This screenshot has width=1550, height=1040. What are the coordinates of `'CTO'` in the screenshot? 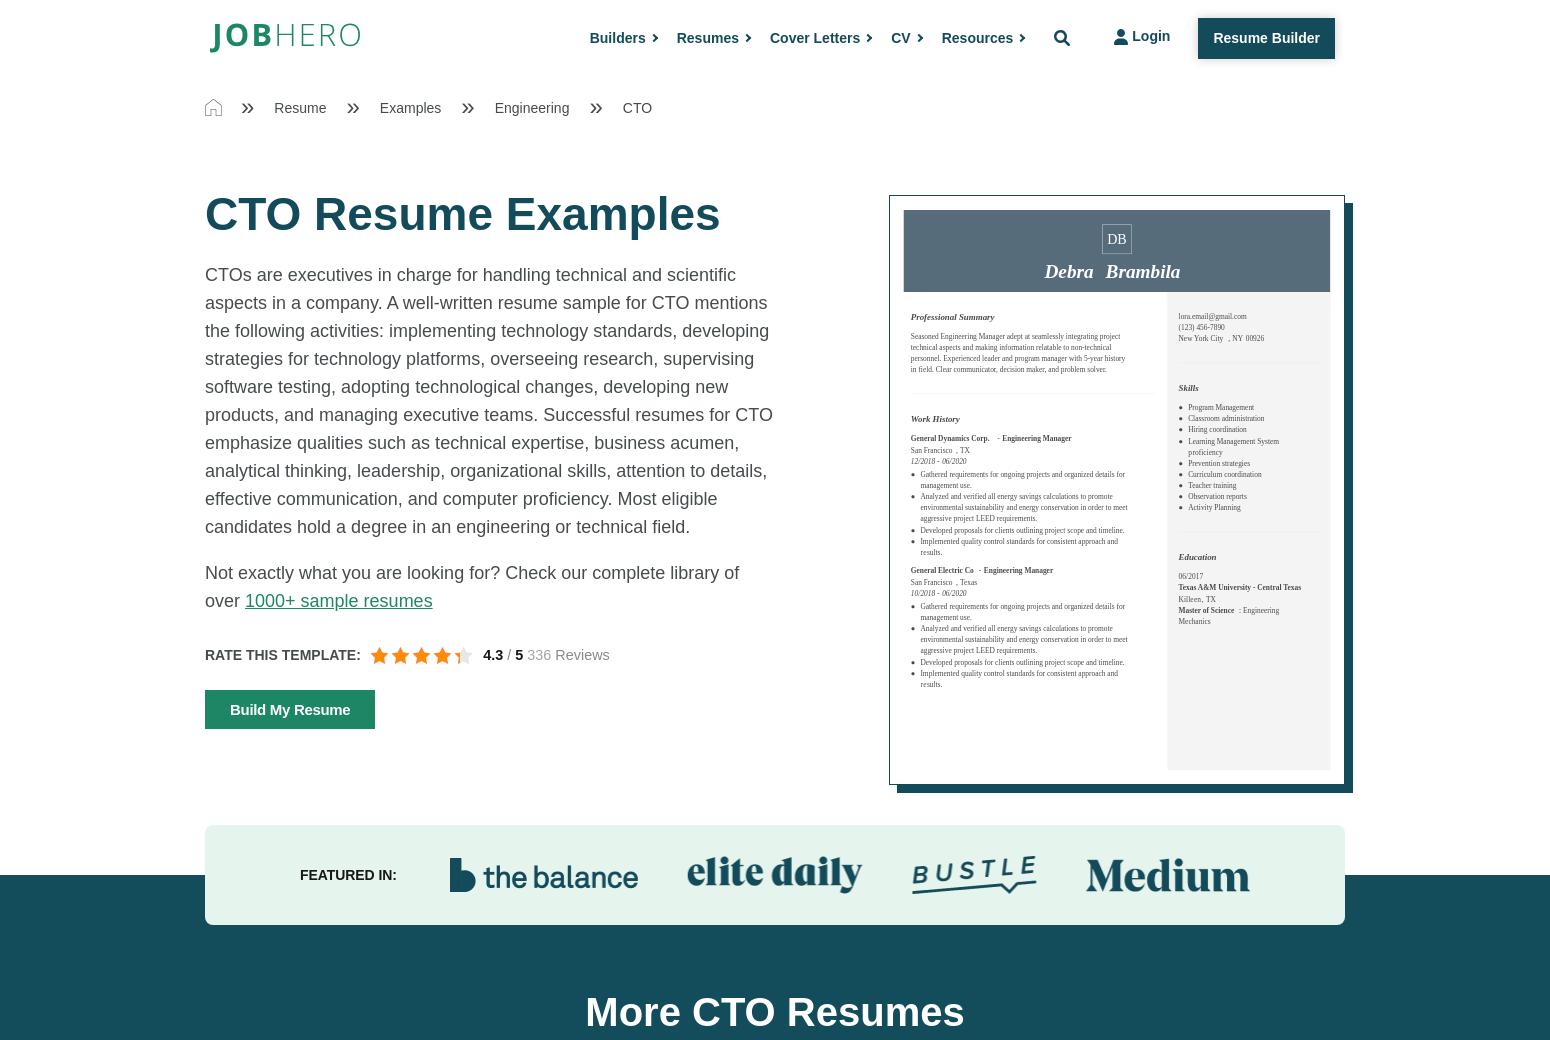 It's located at (636, 106).